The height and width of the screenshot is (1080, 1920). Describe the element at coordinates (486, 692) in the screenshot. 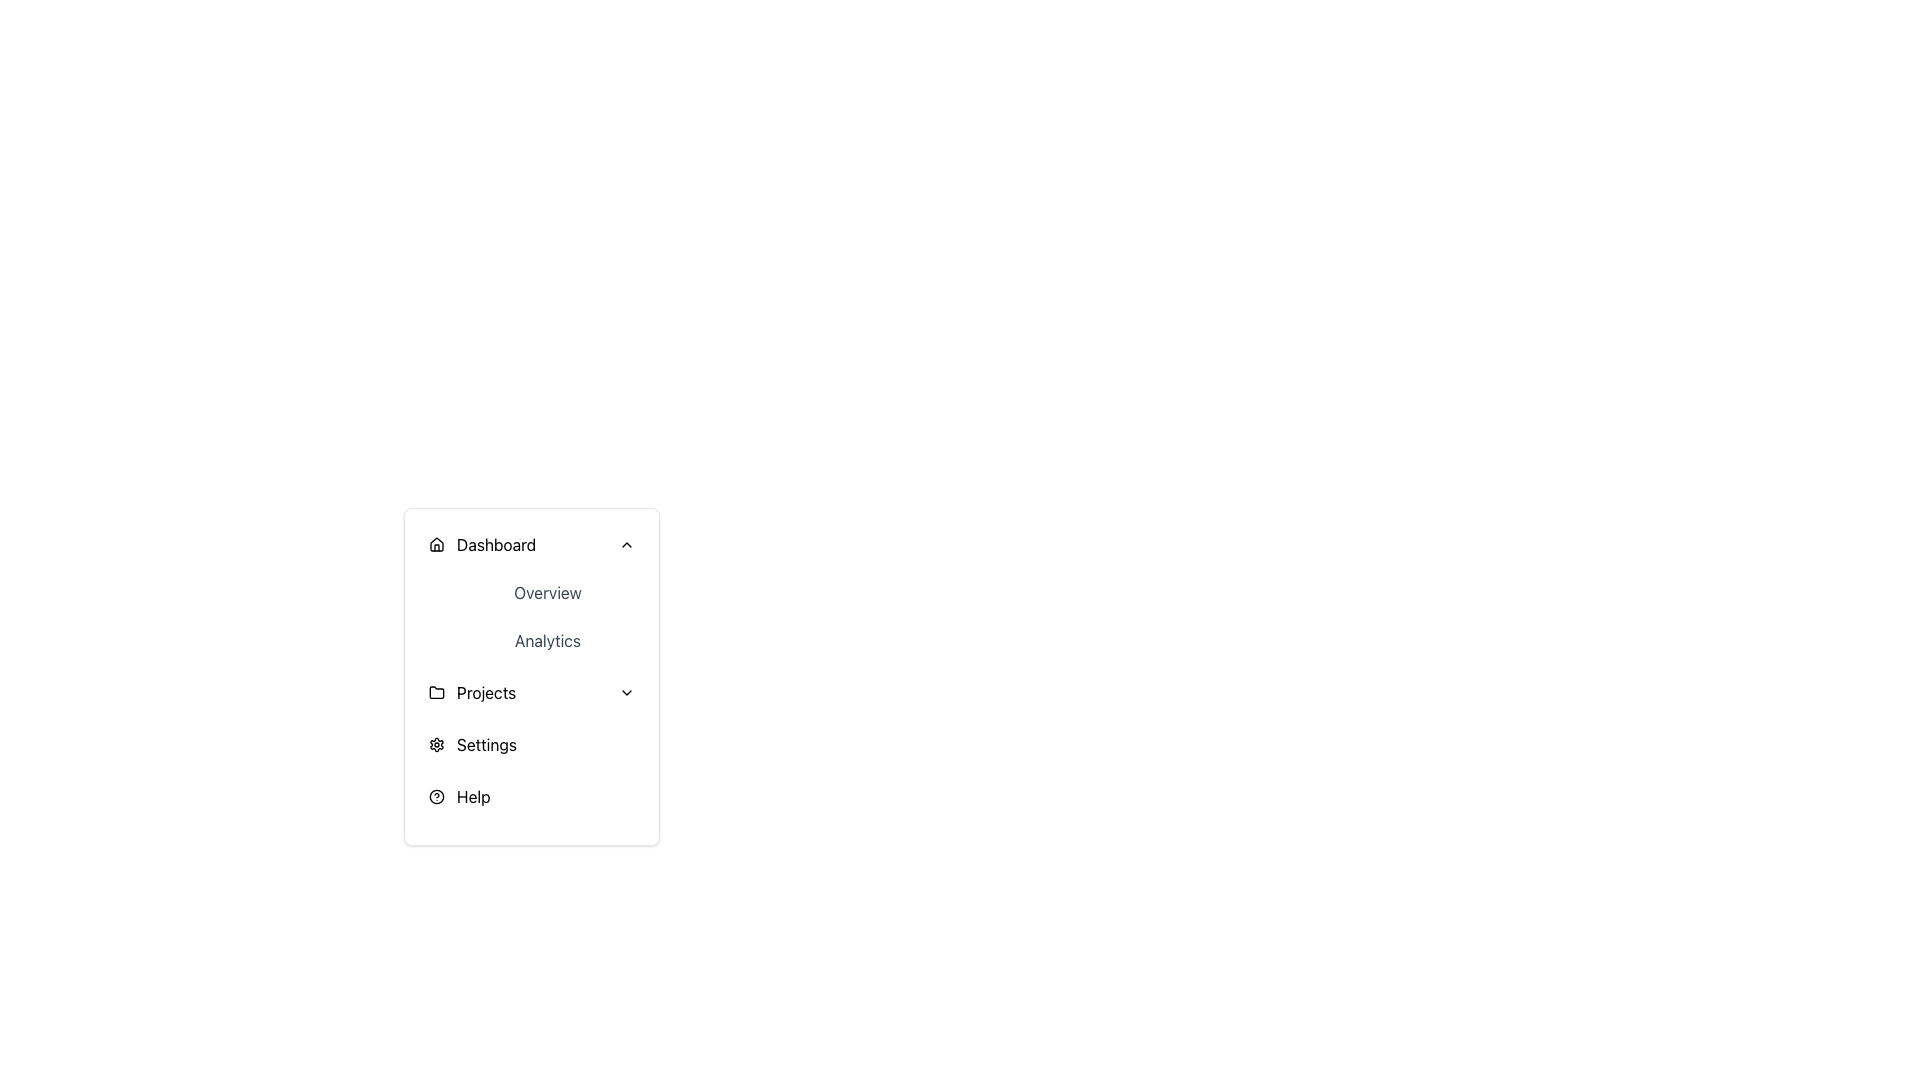

I see `the 'Projects' label in the sidebar menu` at that location.